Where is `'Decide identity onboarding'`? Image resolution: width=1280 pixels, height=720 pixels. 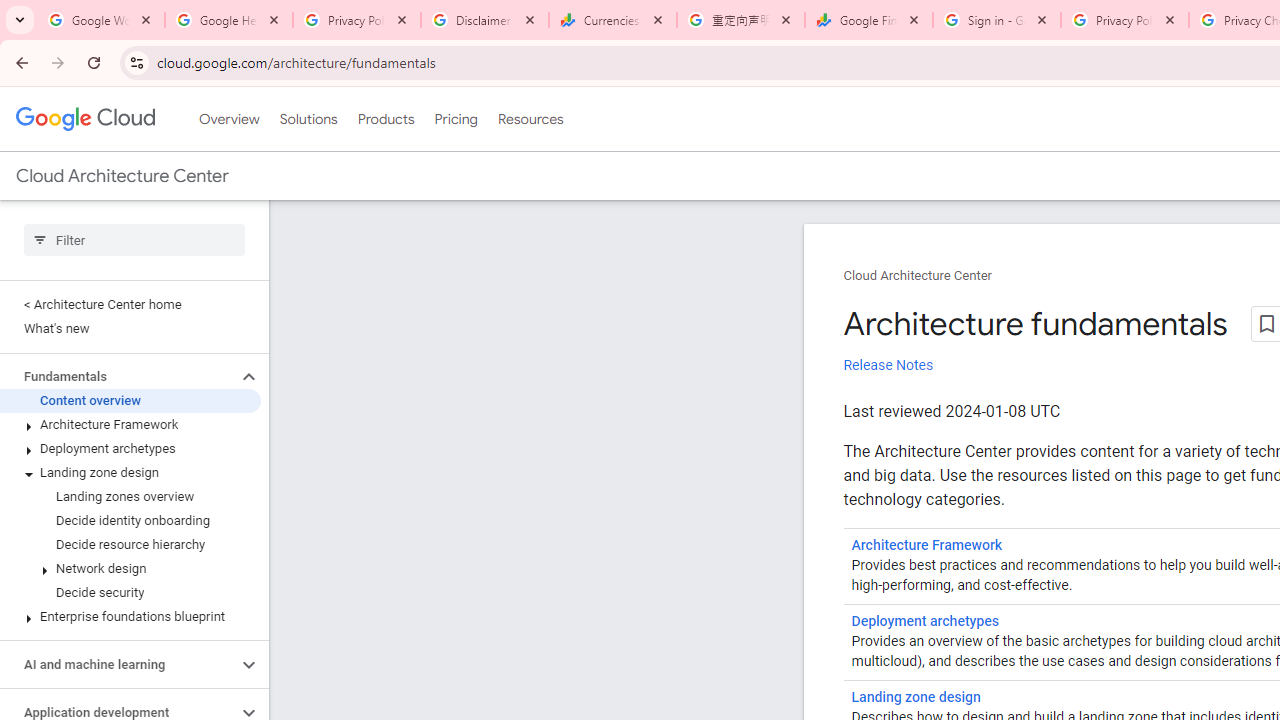 'Decide identity onboarding' is located at coordinates (129, 519).